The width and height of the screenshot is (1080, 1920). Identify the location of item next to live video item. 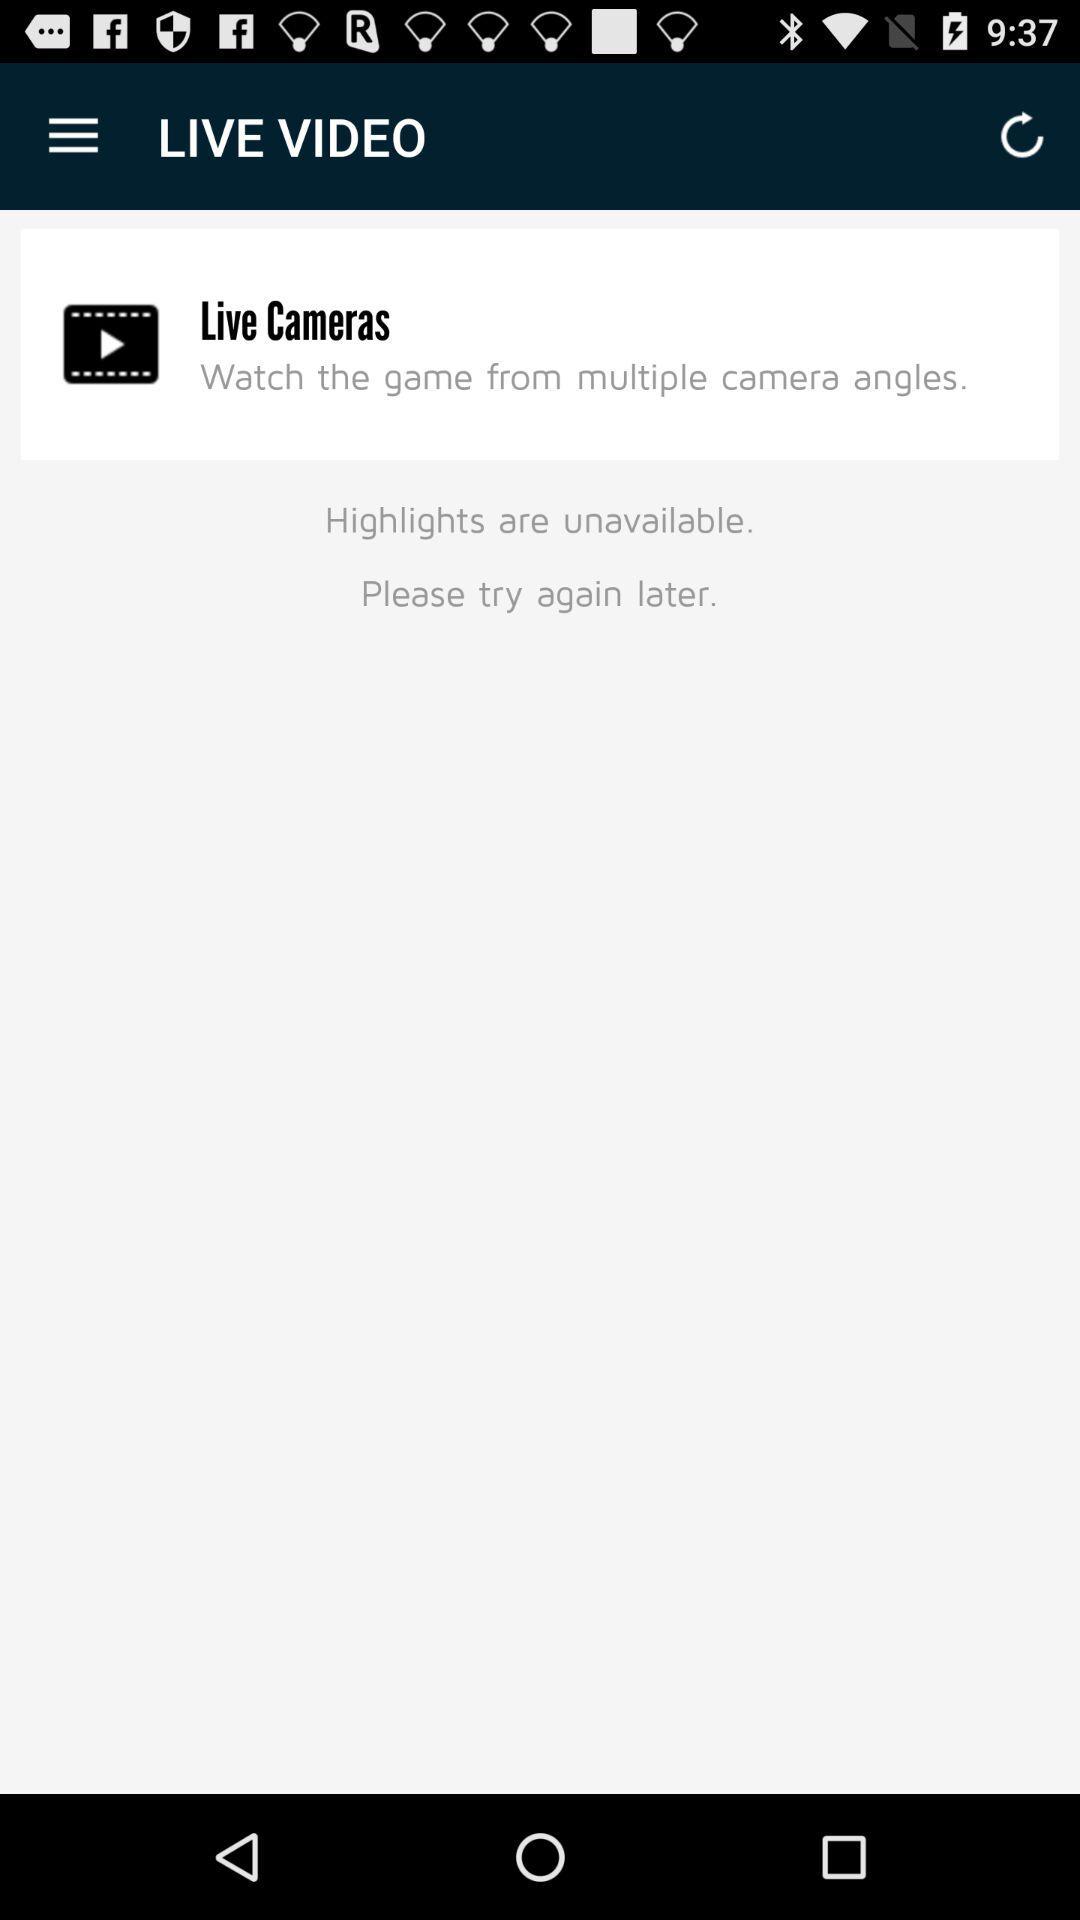
(72, 135).